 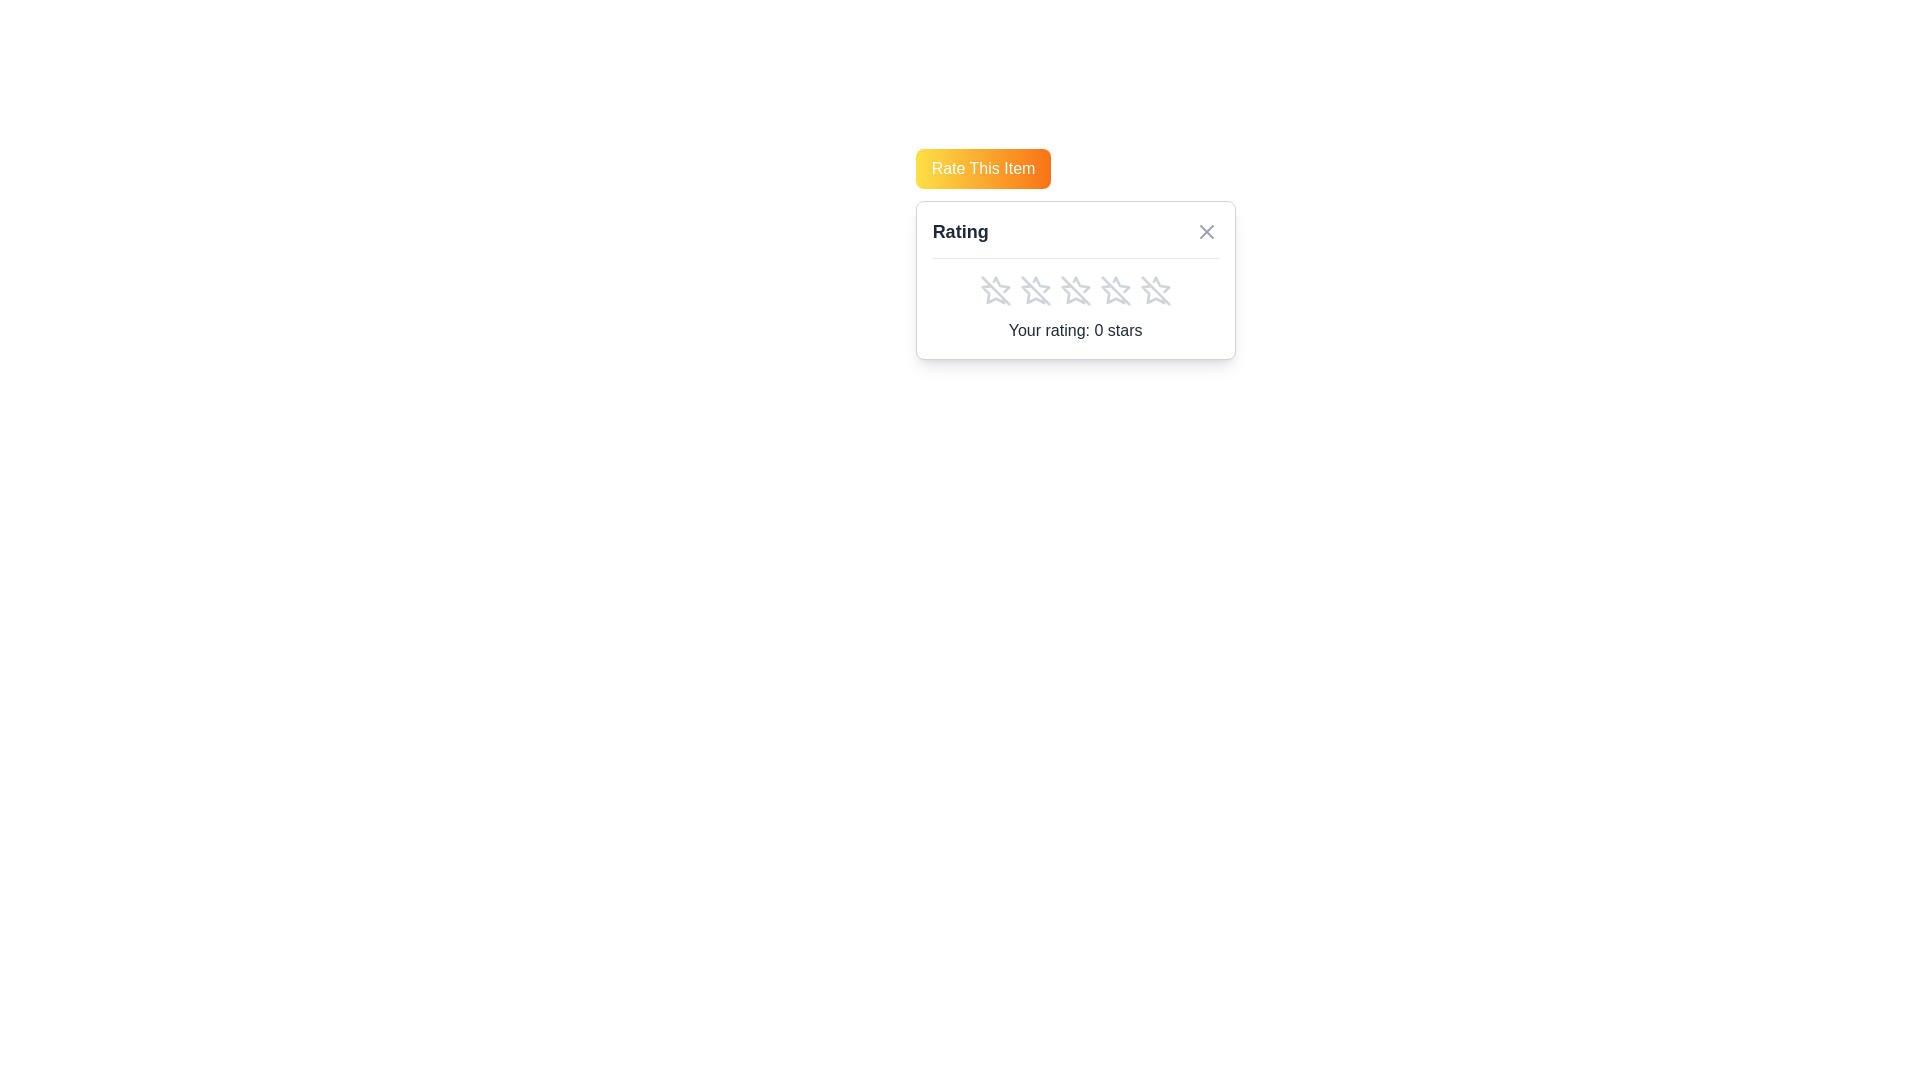 I want to click on the fifth star icon in the rating system, which indicates an unselected state, located to the right in the group of five stars below the 'Rate This Item' button, so click(x=1155, y=290).